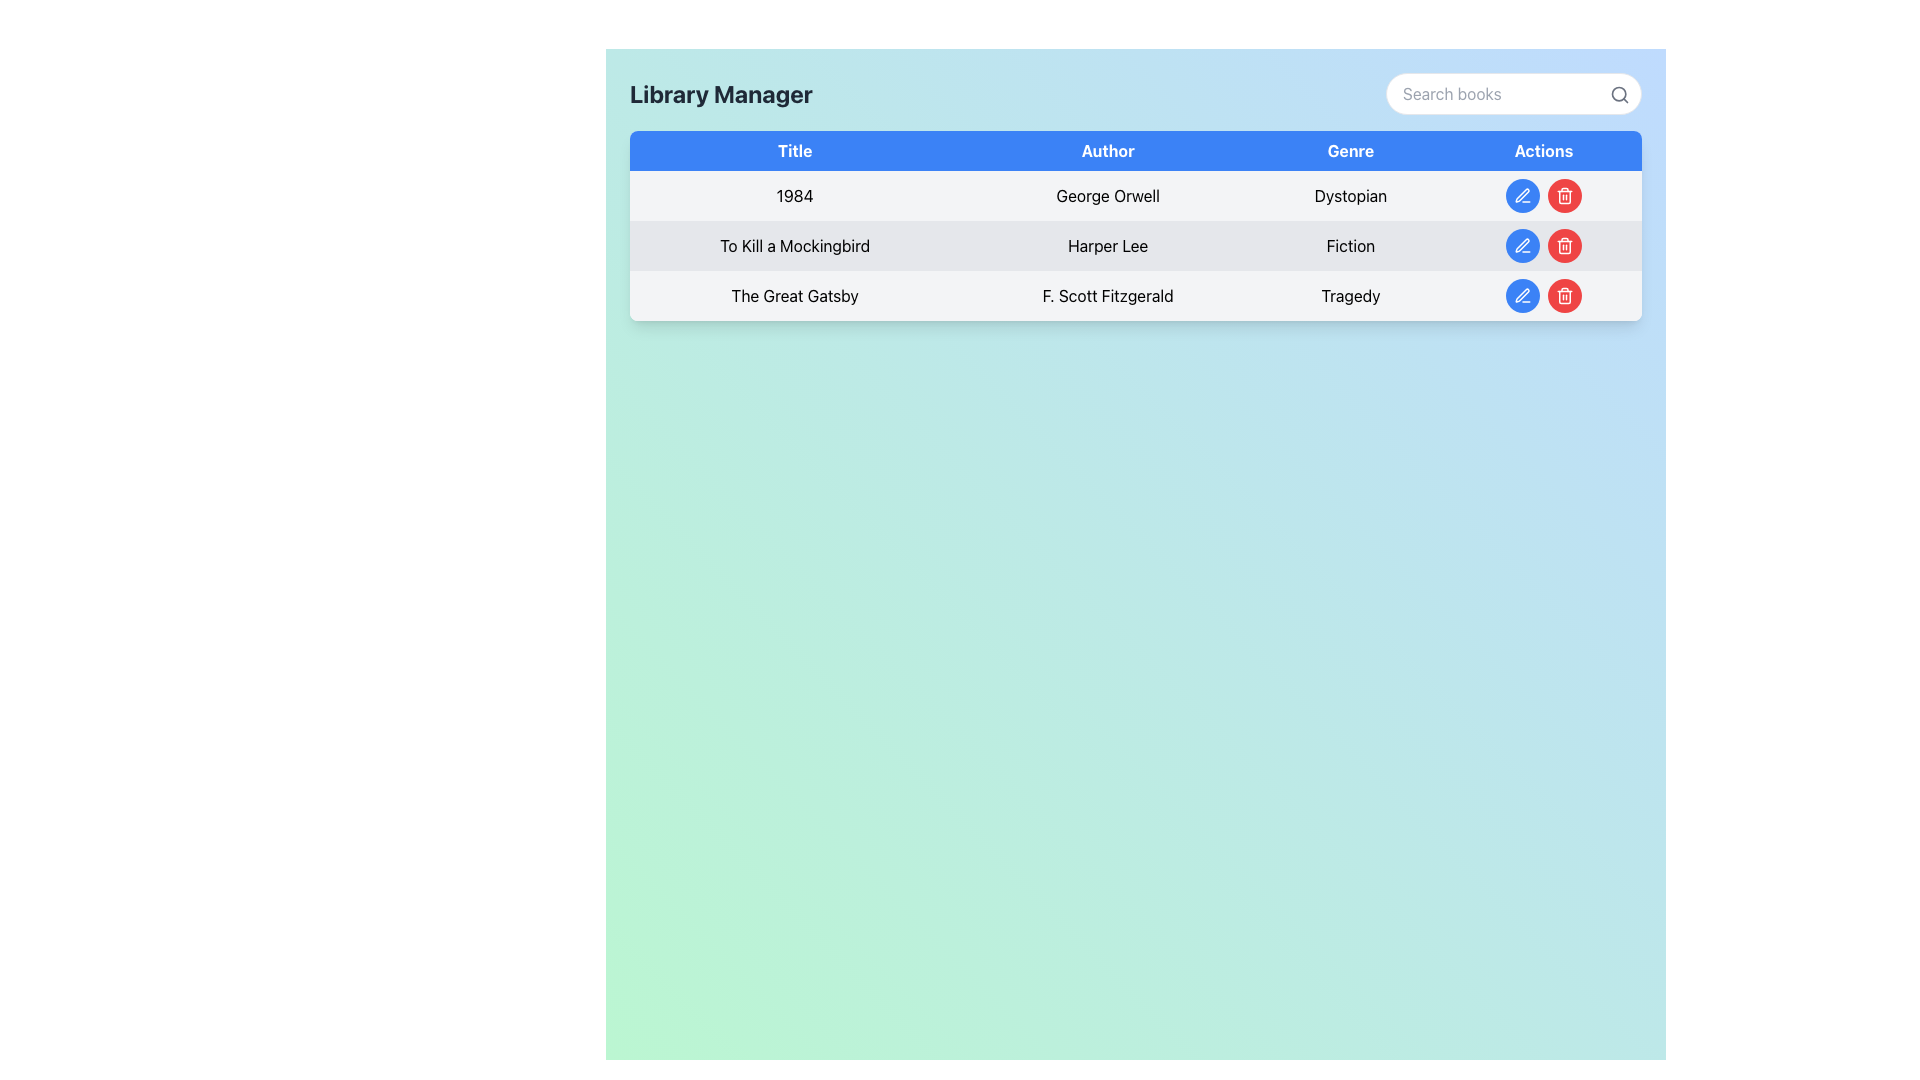 Image resolution: width=1920 pixels, height=1080 pixels. Describe the element at coordinates (1563, 245) in the screenshot. I see `the delete button located in the 'Actions' column of the second row in the table, positioned immediately to the right of a blue button with a white pen icon` at that location.